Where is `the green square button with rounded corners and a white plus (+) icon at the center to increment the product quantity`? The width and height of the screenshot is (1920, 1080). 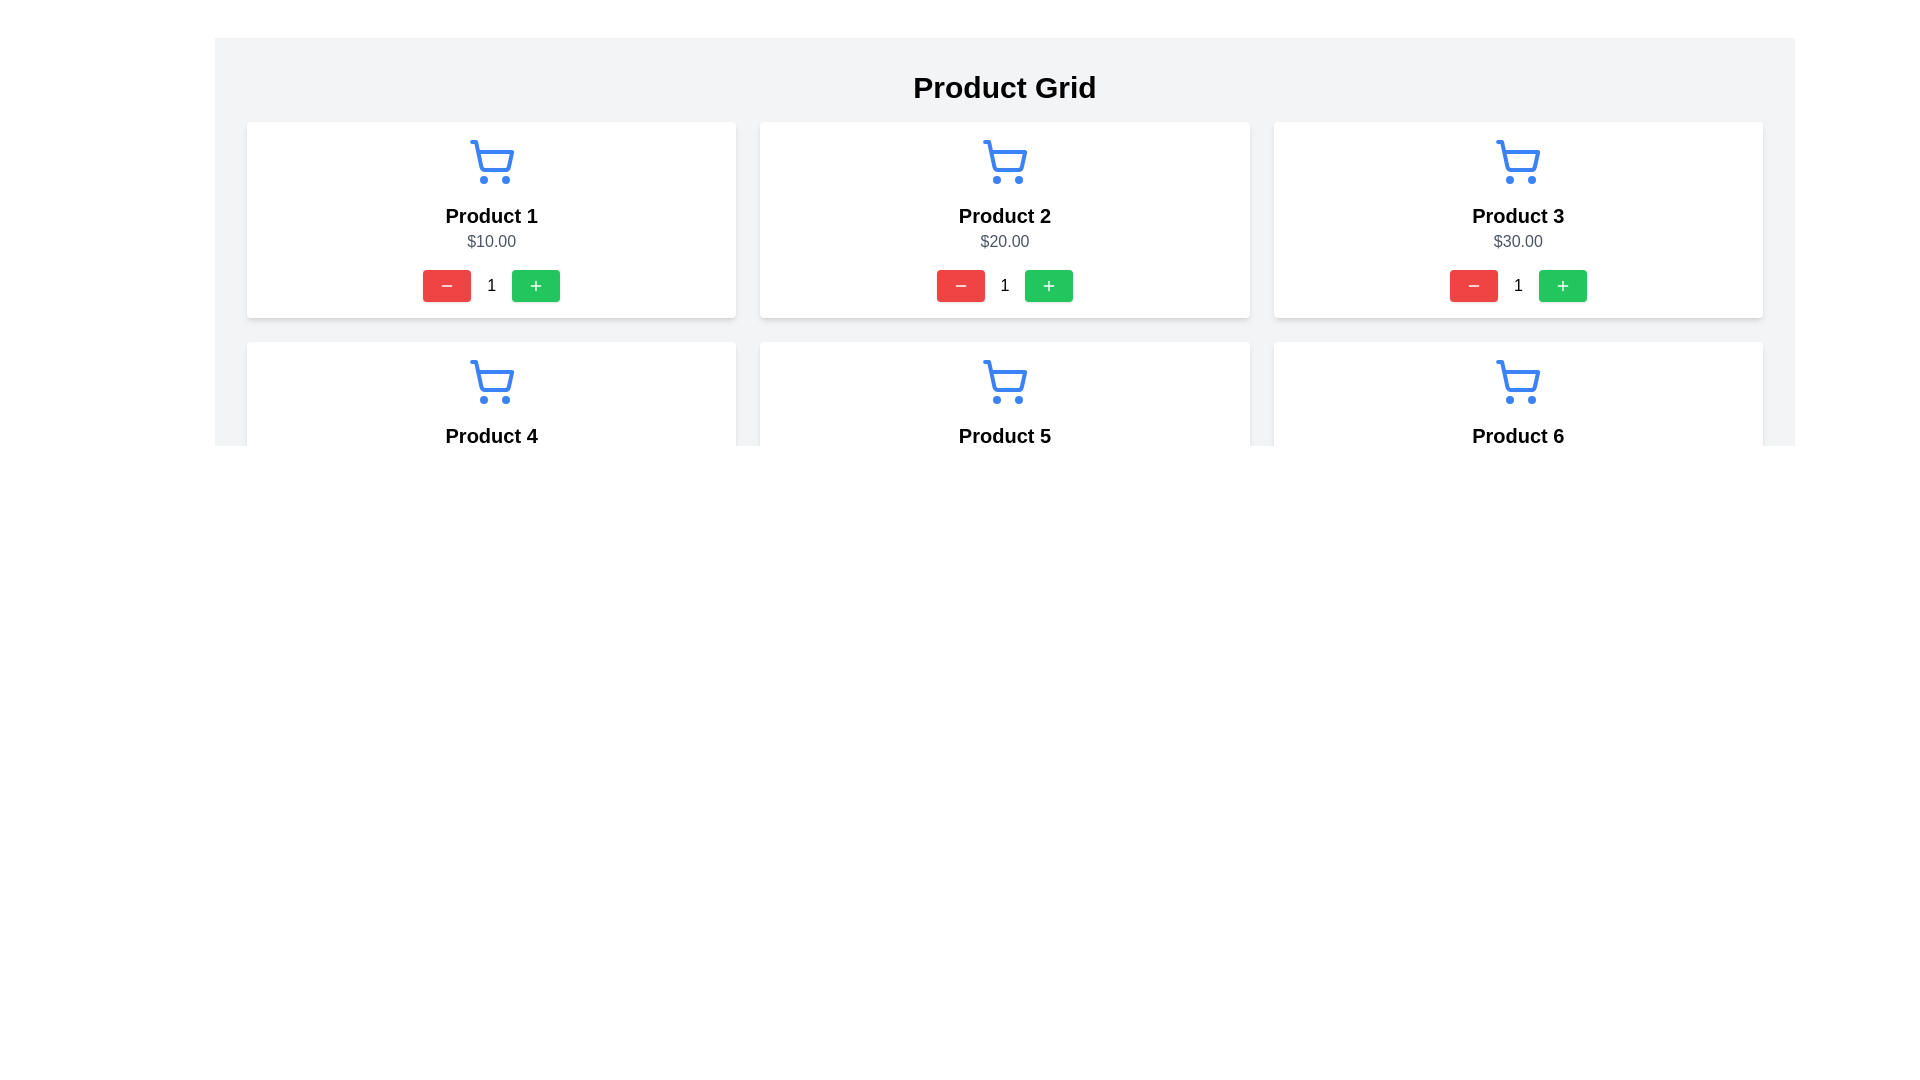
the green square button with rounded corners and a white plus (+) icon at the center to increment the product quantity is located at coordinates (536, 285).